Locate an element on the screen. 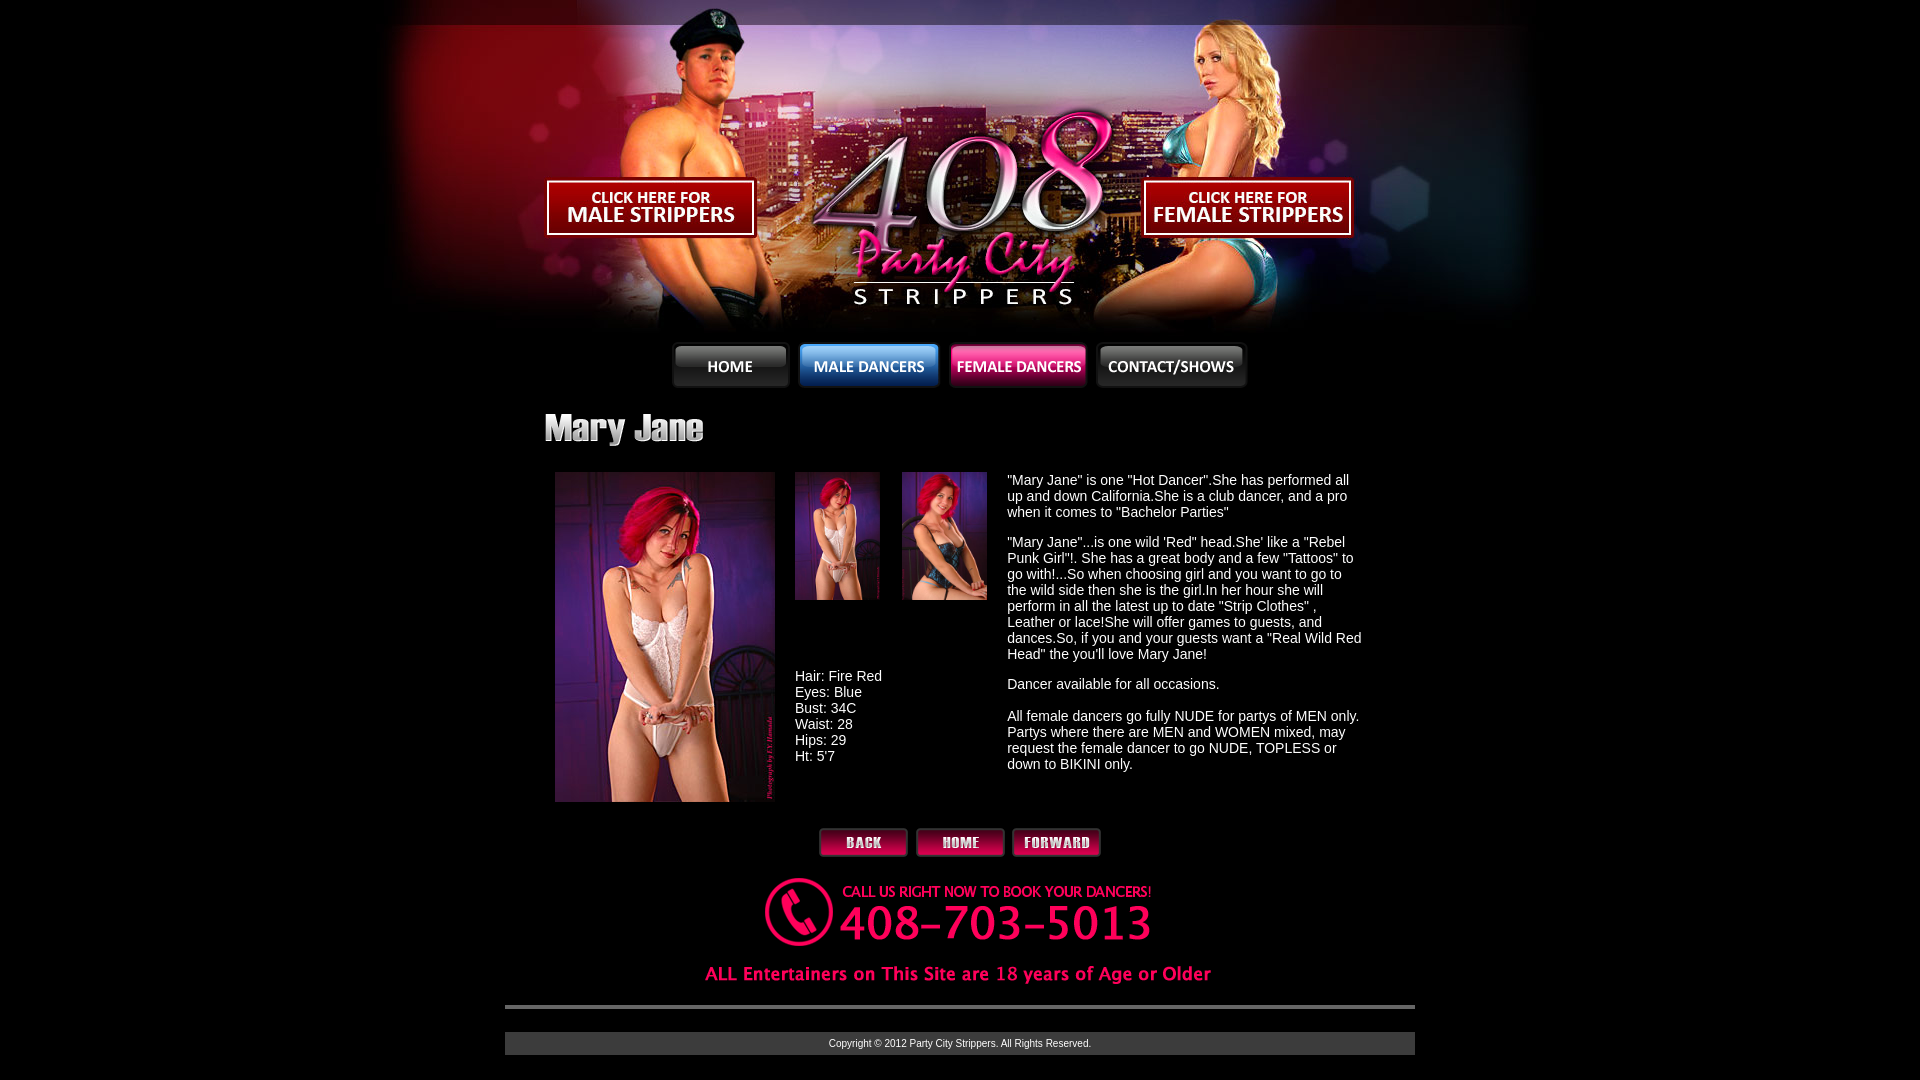 The width and height of the screenshot is (1920, 1080). 'Party City Strippers, Exotic Dancers, Bay Area Strippers' is located at coordinates (960, 169).